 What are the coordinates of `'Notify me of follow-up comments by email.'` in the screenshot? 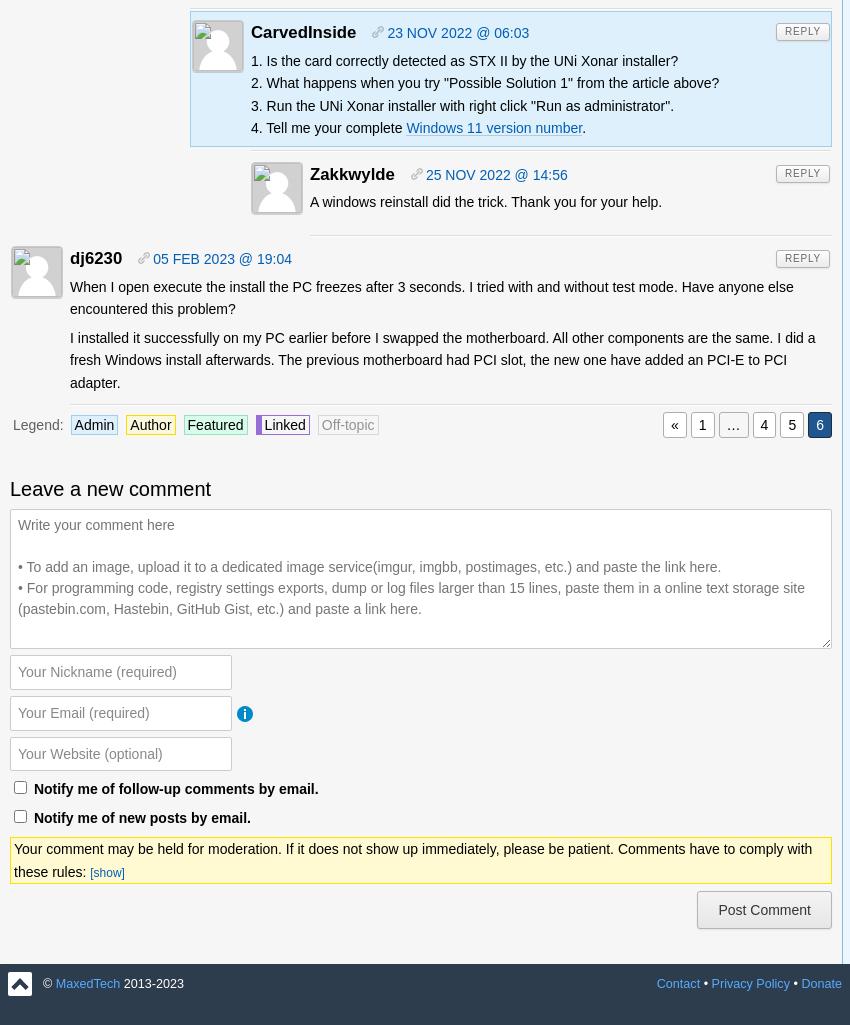 It's located at (174, 788).